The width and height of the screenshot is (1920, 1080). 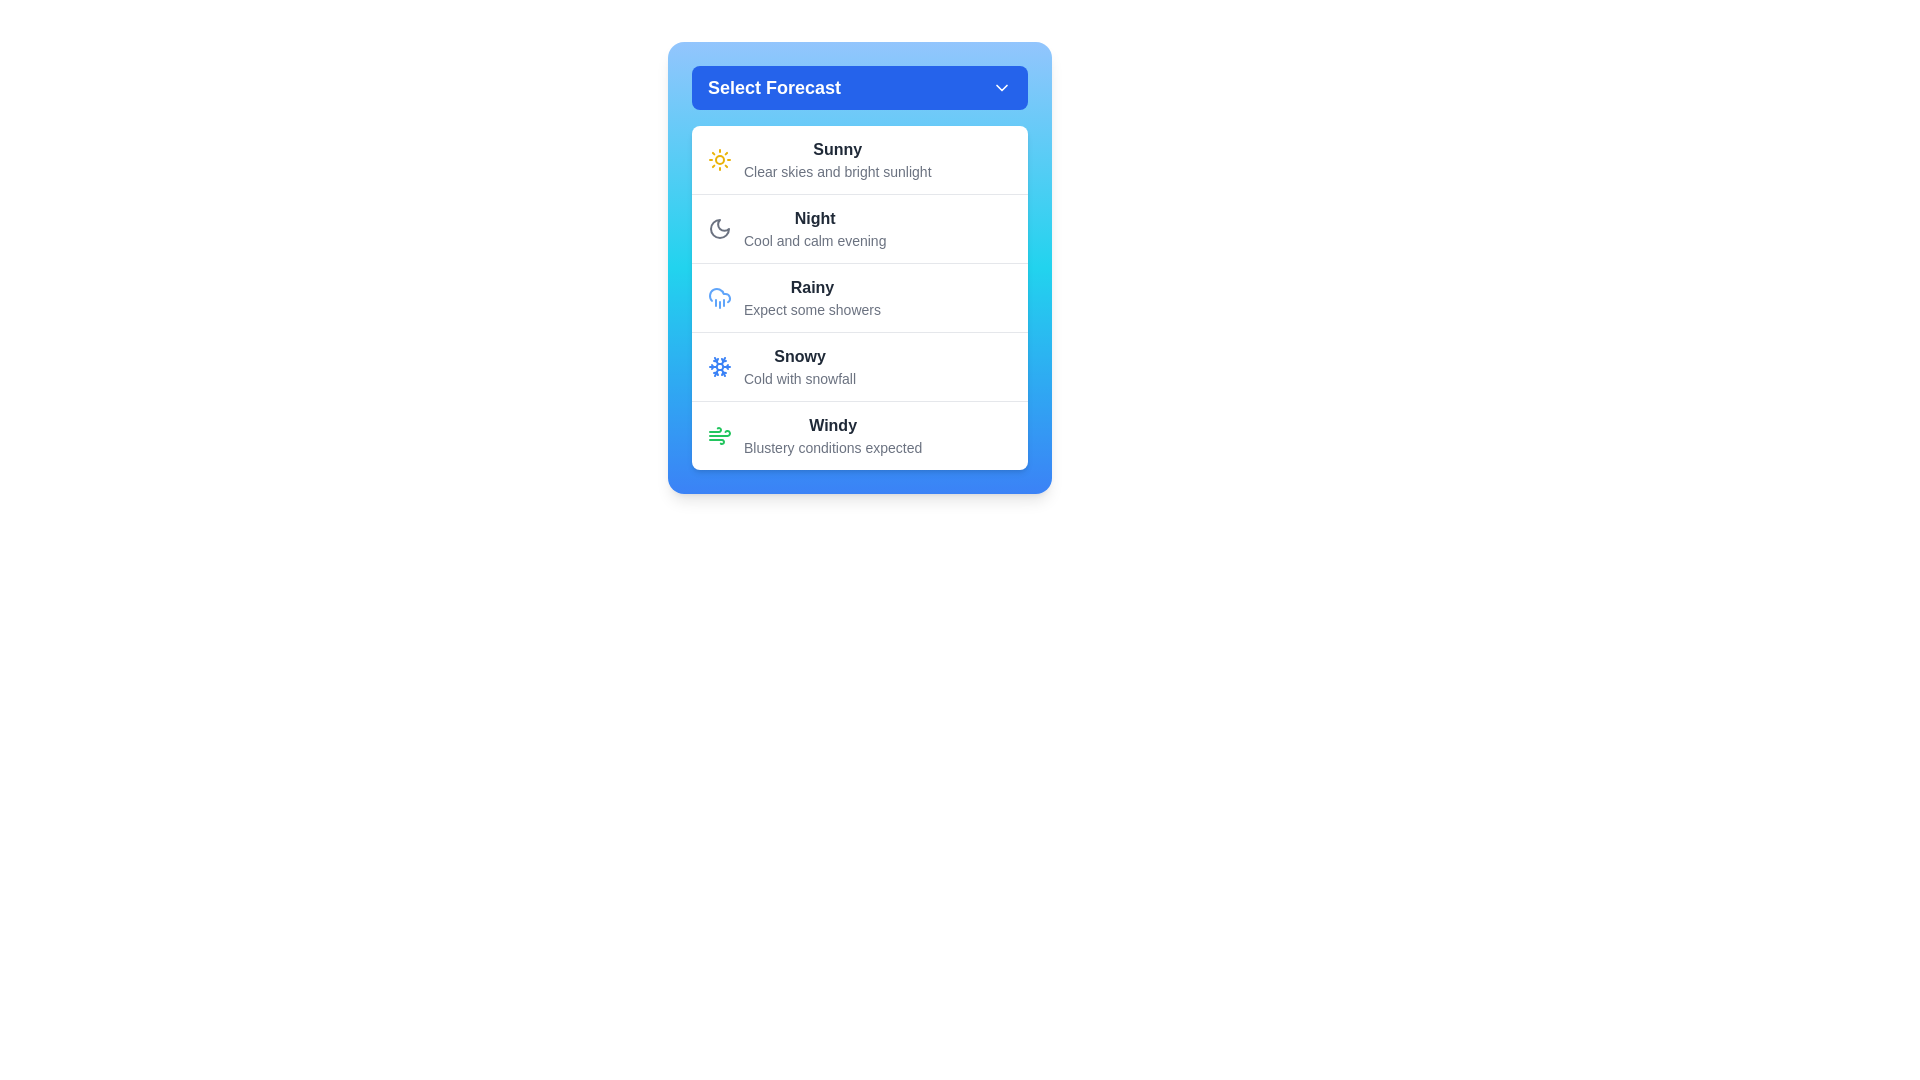 I want to click on to select the 'Snowy' option in the weather forecast dropdown menu, which is located in the fourth row between 'Rainy' and 'Windy', so click(x=800, y=366).